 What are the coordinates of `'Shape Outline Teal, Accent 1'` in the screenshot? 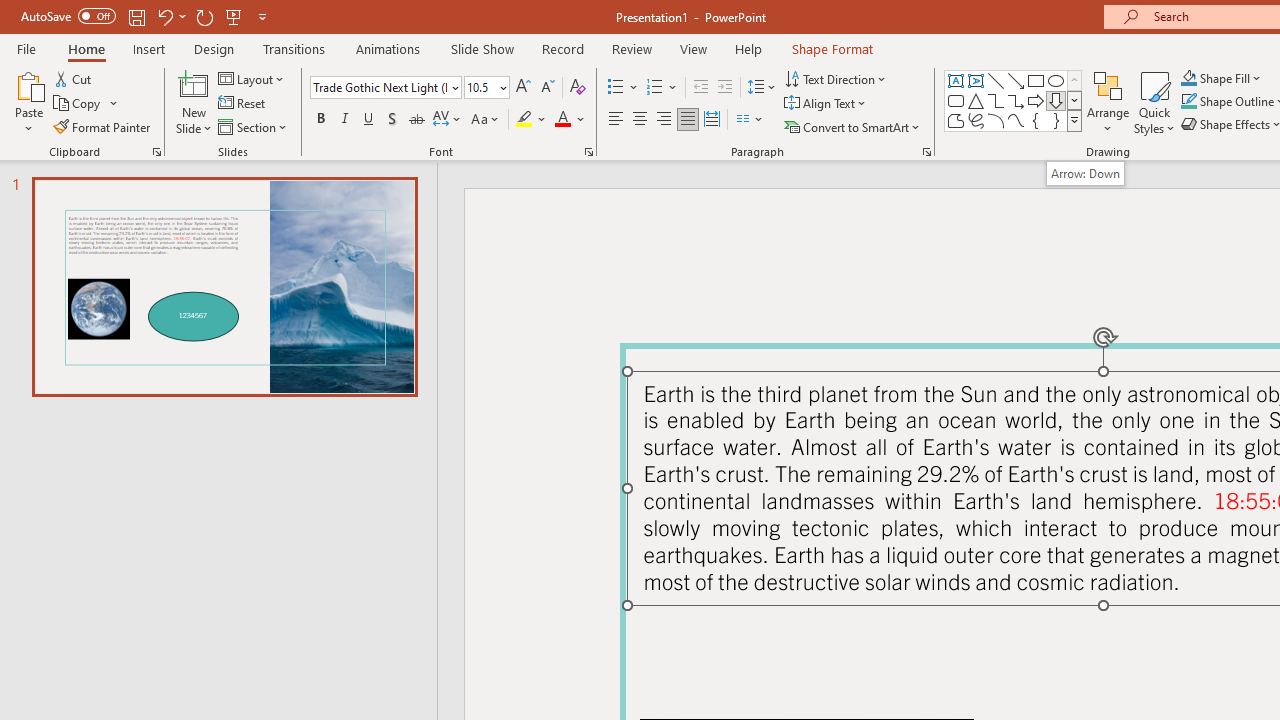 It's located at (1189, 101).